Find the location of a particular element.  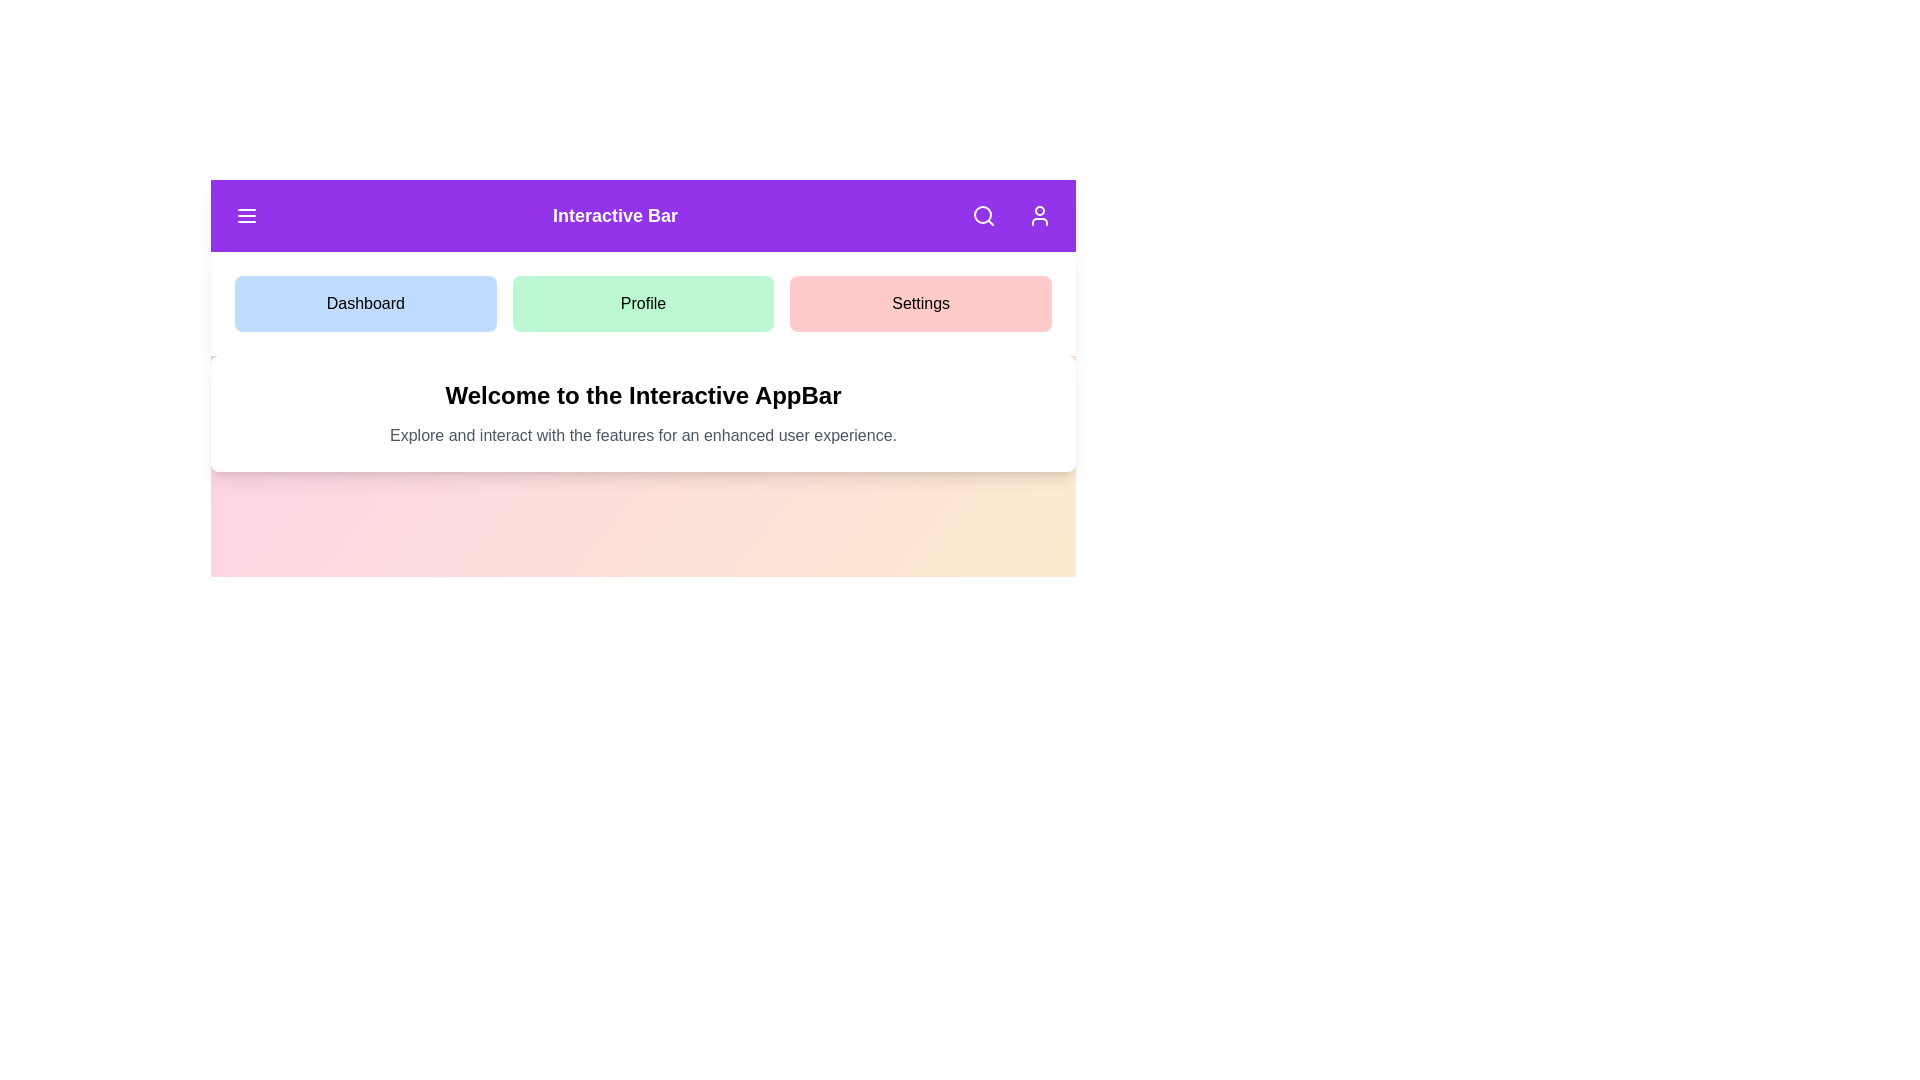

the user icon to view user-related options is located at coordinates (1040, 216).